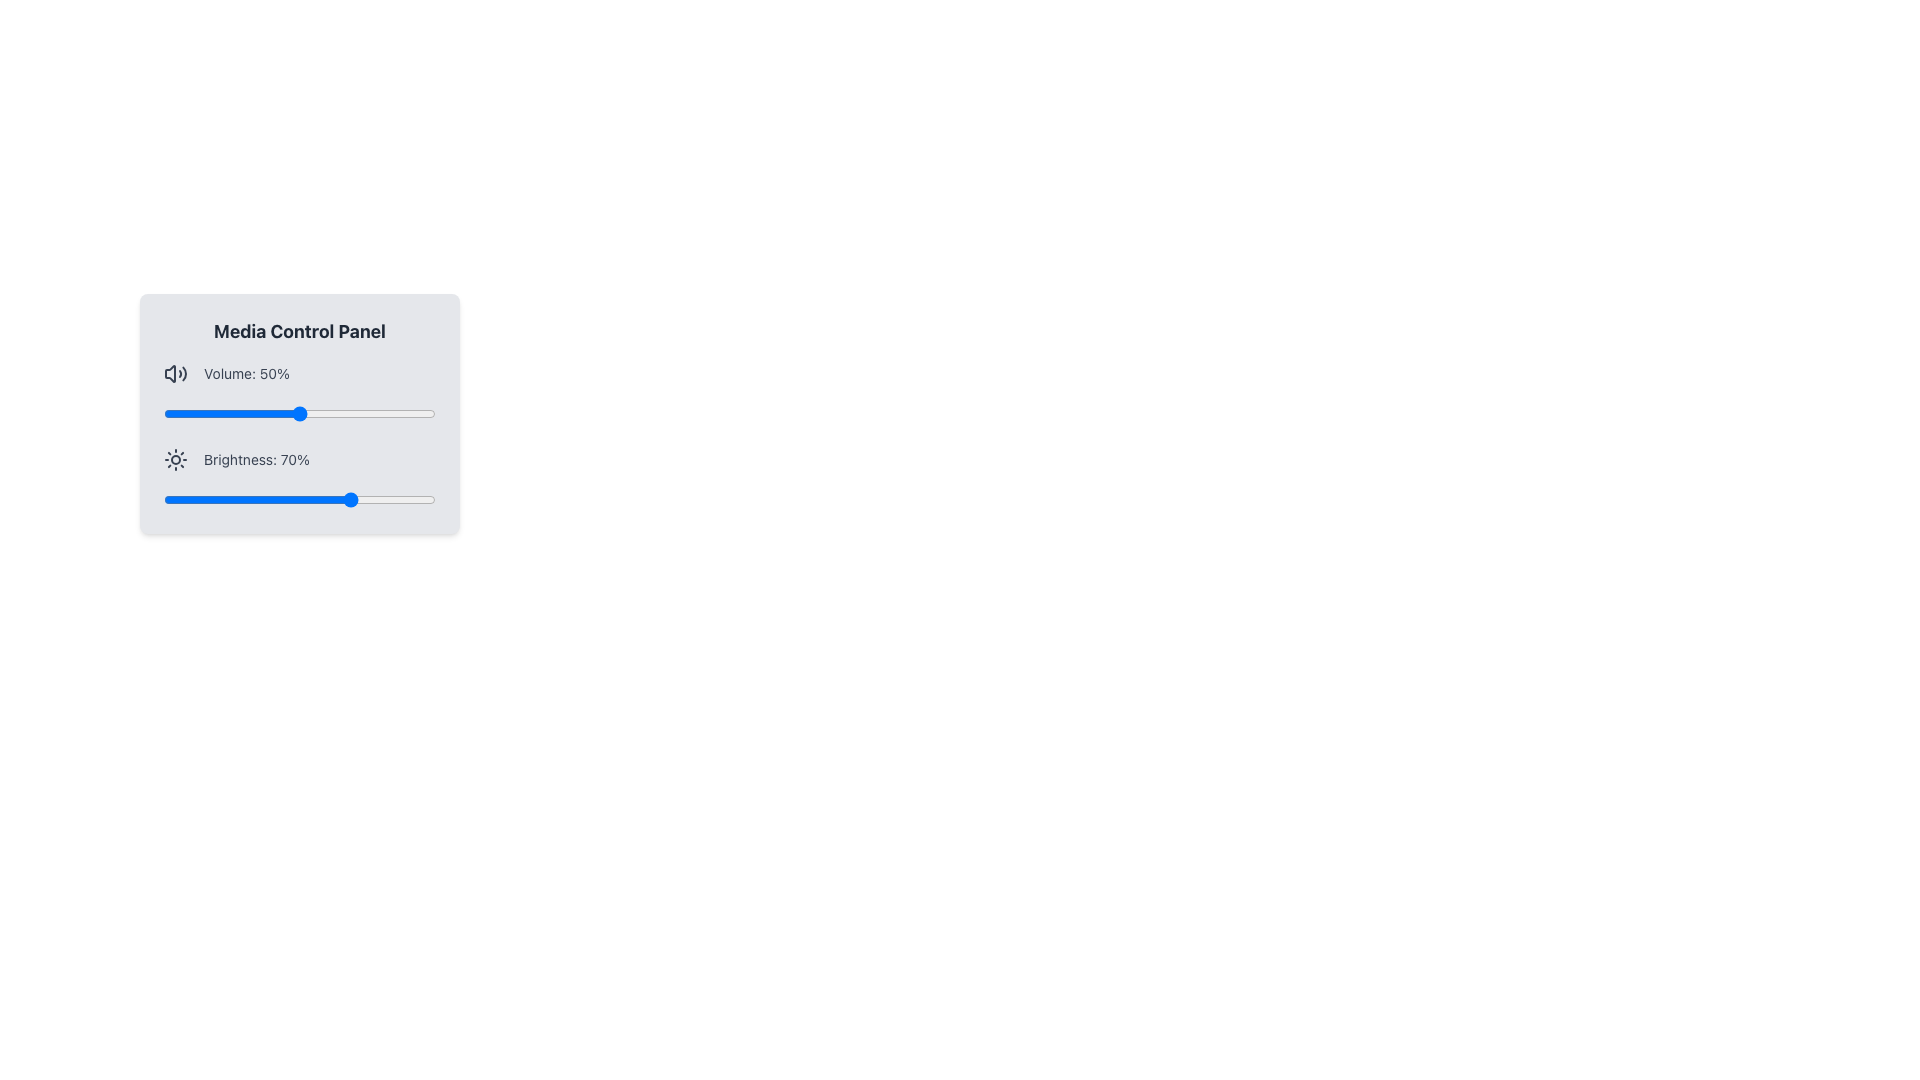 This screenshot has width=1920, height=1080. Describe the element at coordinates (245, 374) in the screenshot. I see `the static text label reading 'Volume: 50%' which is gray and styled with a small text size, located inside the media control panel interface, adjacent to a speaker icon` at that location.